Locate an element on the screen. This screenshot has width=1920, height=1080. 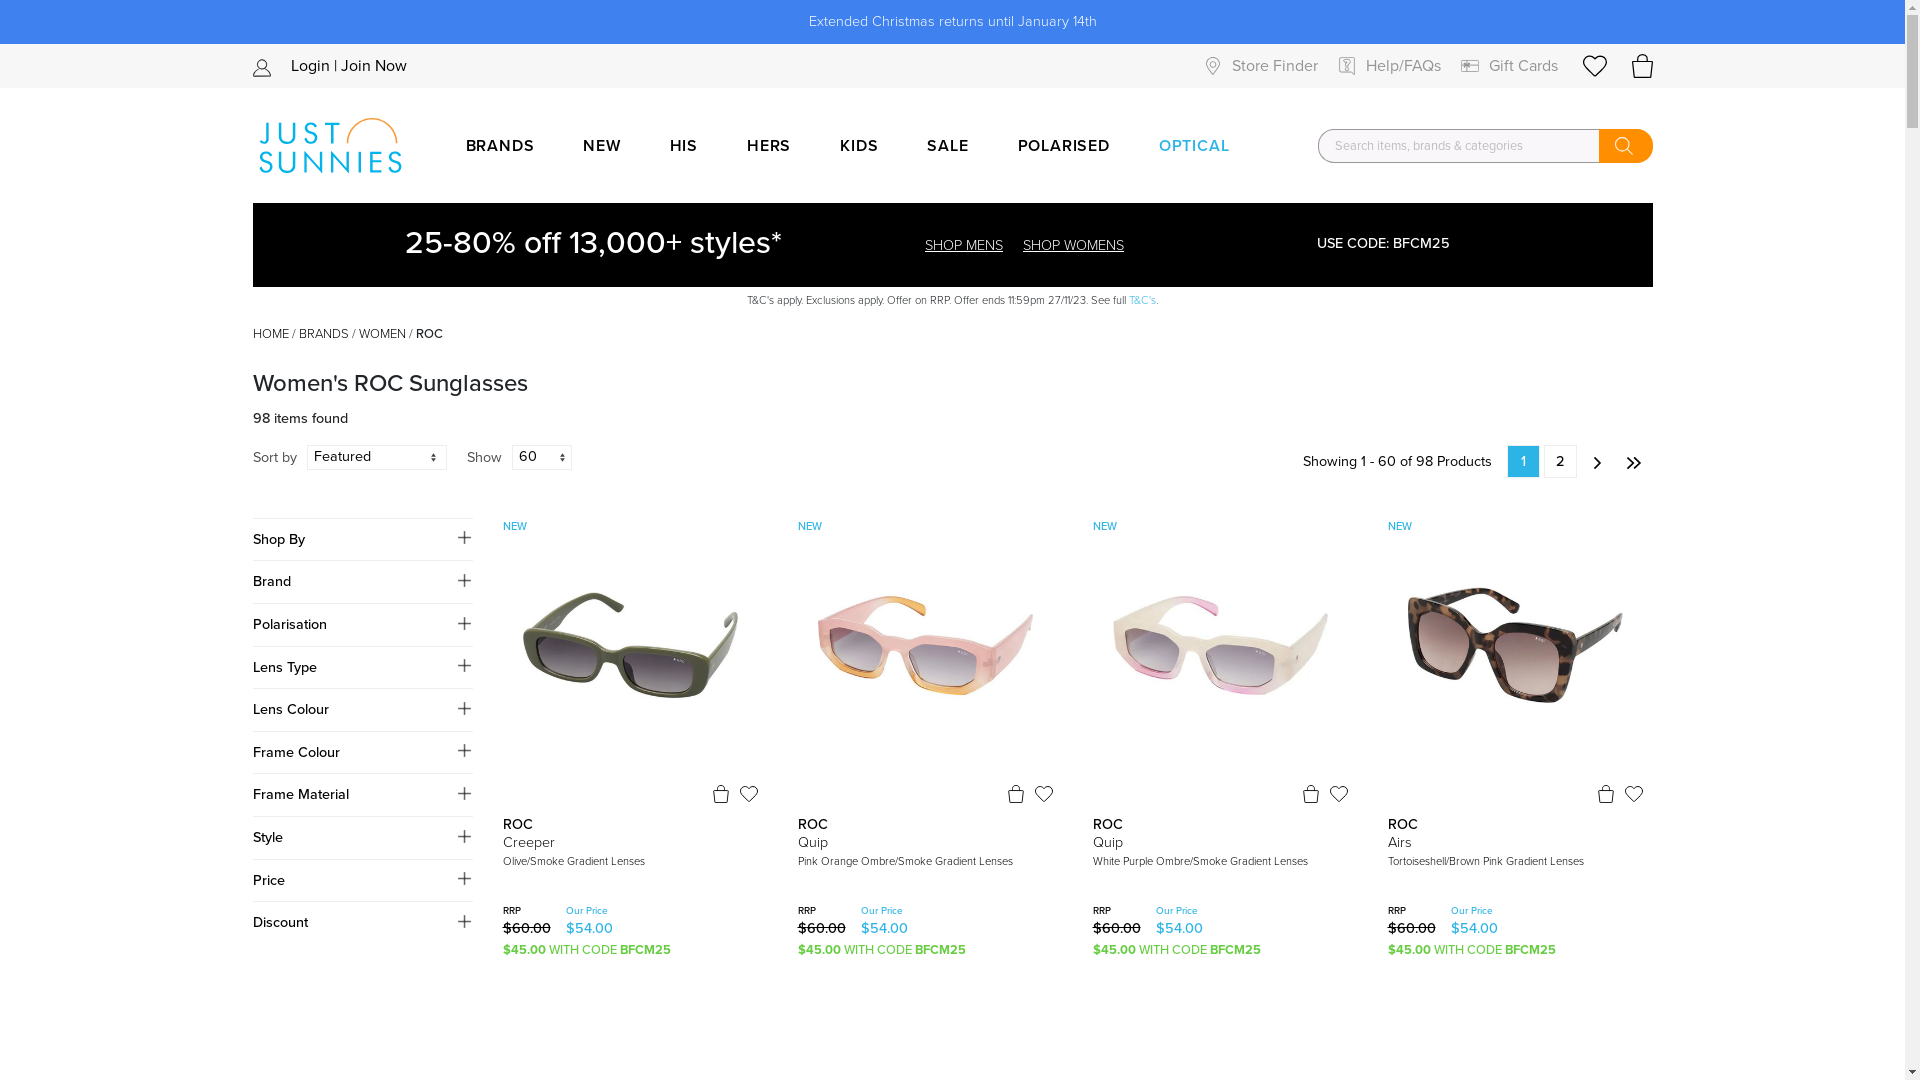
'HIS' is located at coordinates (684, 144).